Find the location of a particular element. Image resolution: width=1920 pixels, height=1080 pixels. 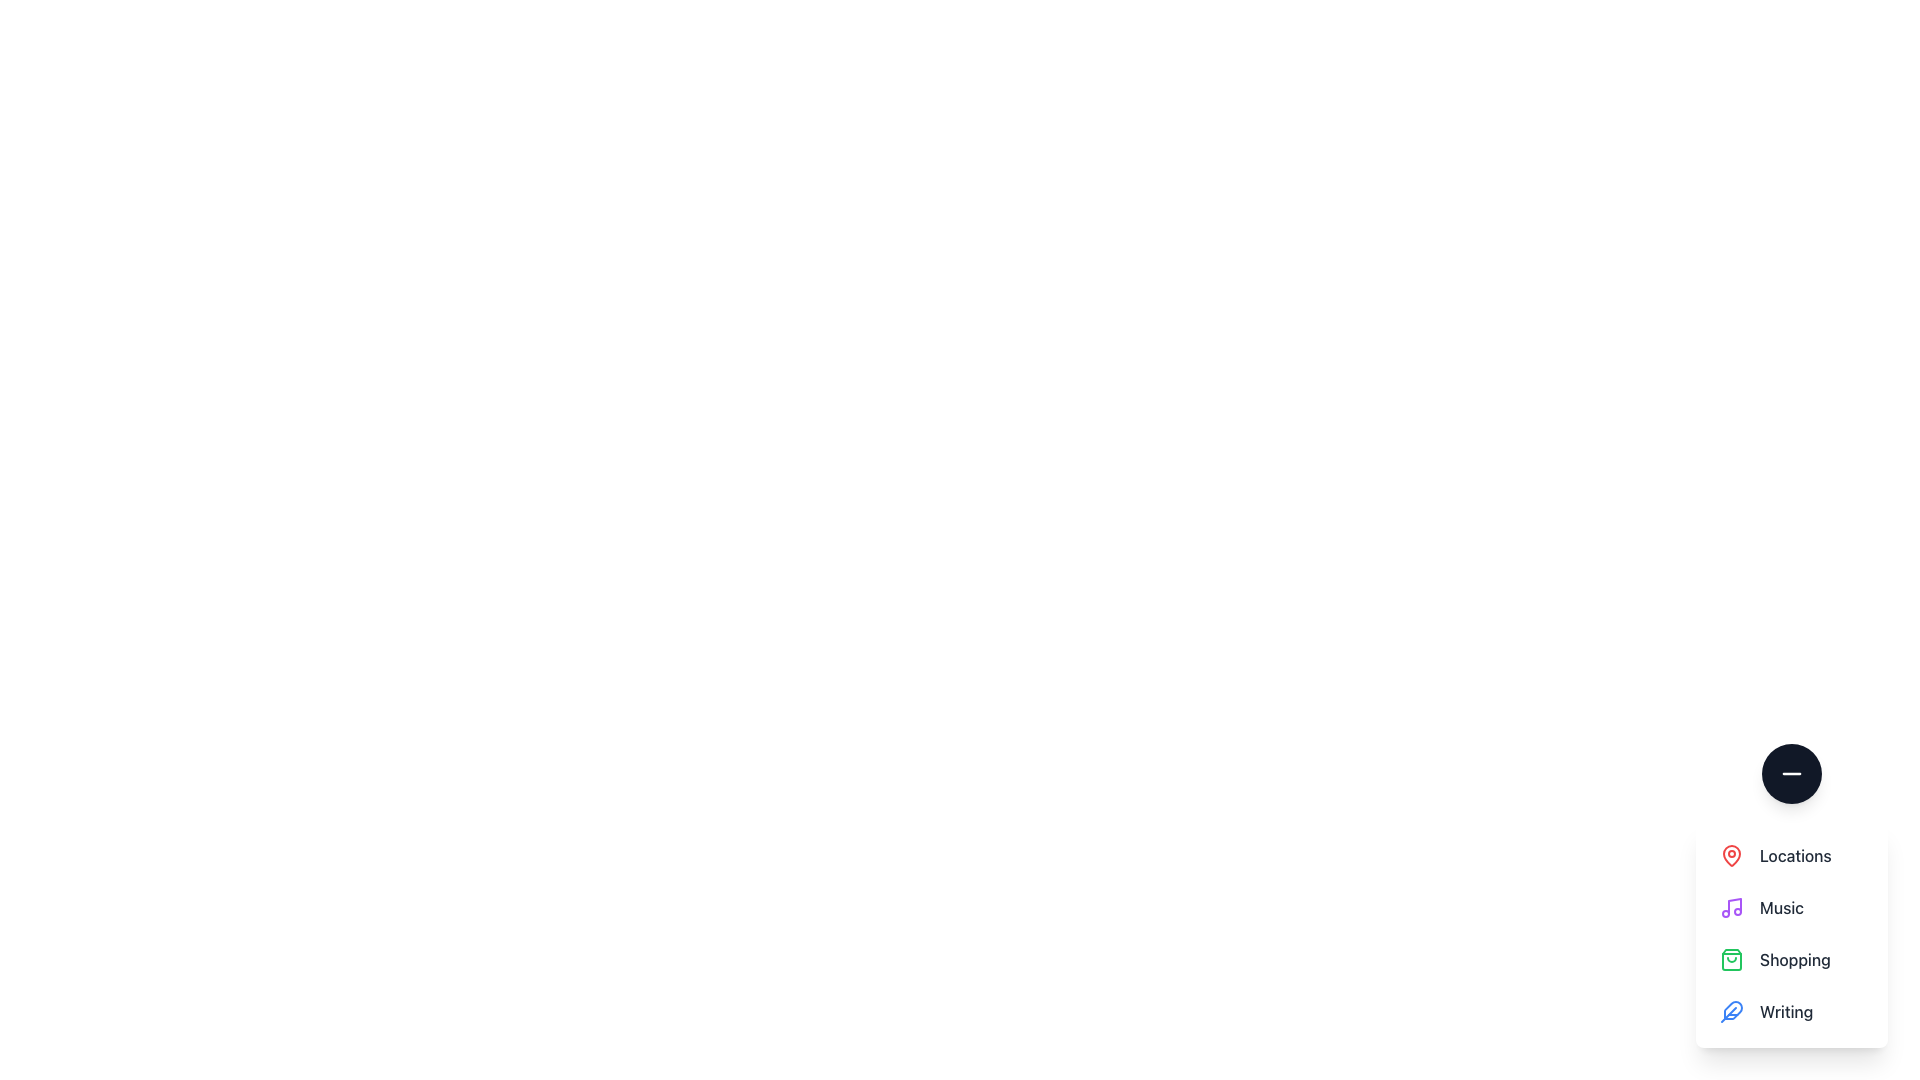

the 'Locations' text label, which is displayed in dark gray color and is positioned next to a red map pin icon in a vertical list of options is located at coordinates (1795, 855).